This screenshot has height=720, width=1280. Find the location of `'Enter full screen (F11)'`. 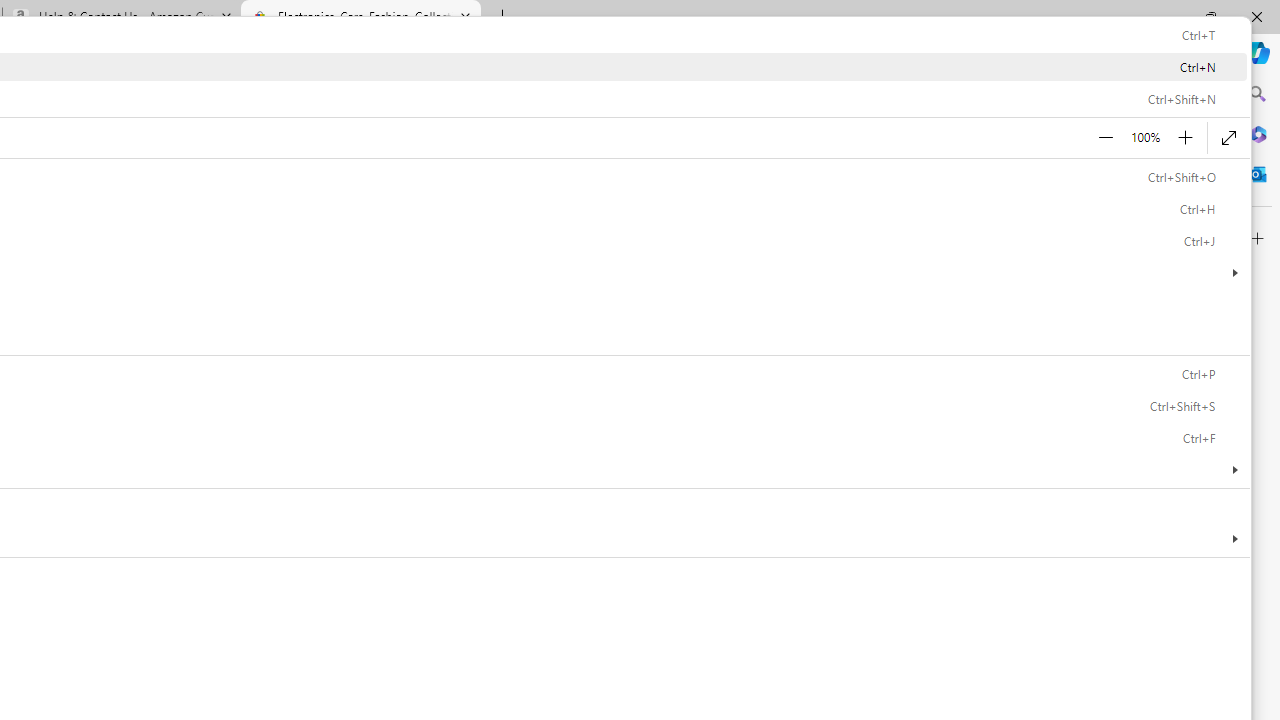

'Enter full screen (F11)' is located at coordinates (1227, 136).